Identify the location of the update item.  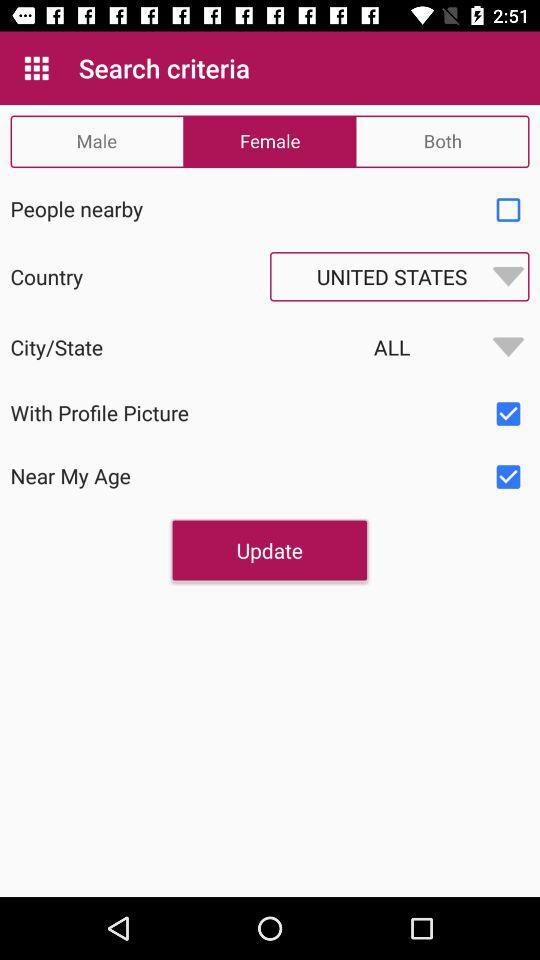
(269, 550).